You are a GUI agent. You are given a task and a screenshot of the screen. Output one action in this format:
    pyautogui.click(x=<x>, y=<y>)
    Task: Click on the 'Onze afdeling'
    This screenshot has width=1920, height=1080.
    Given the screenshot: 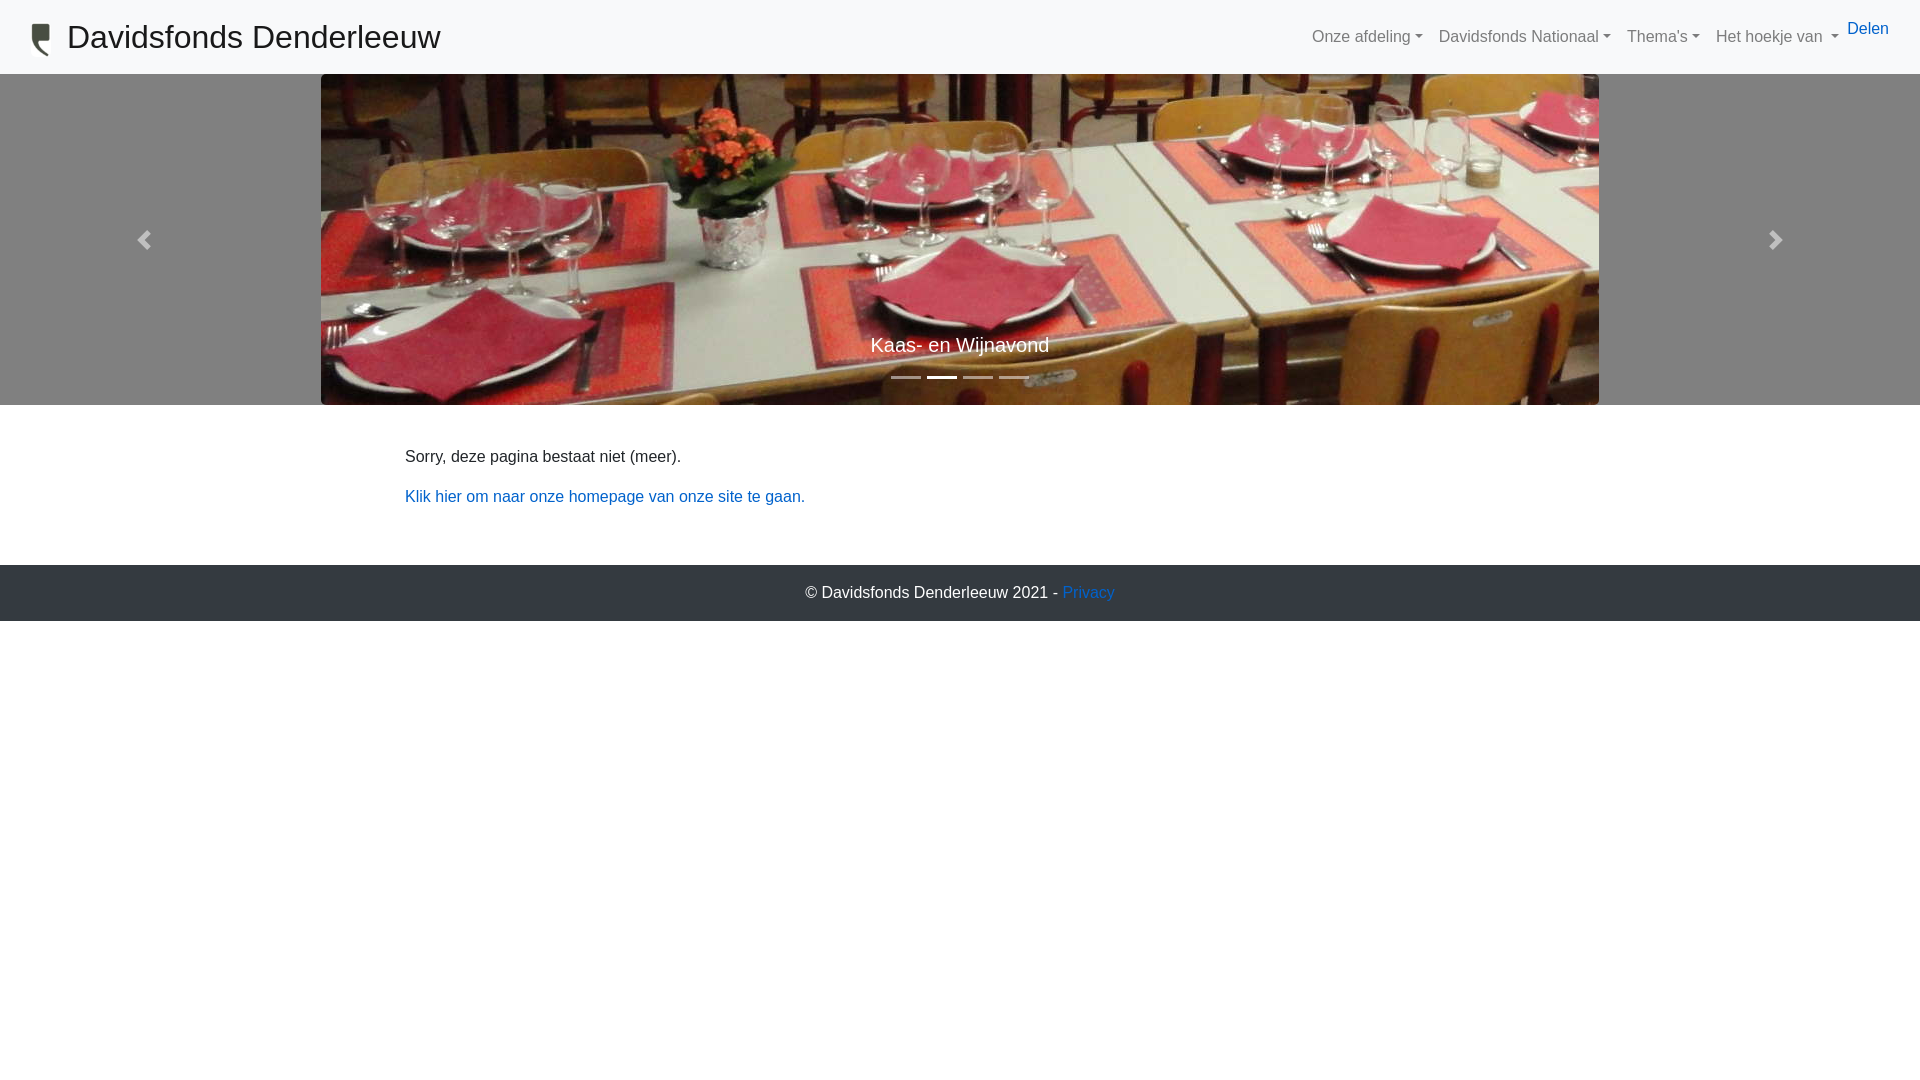 What is the action you would take?
    pyautogui.click(x=1366, y=37)
    